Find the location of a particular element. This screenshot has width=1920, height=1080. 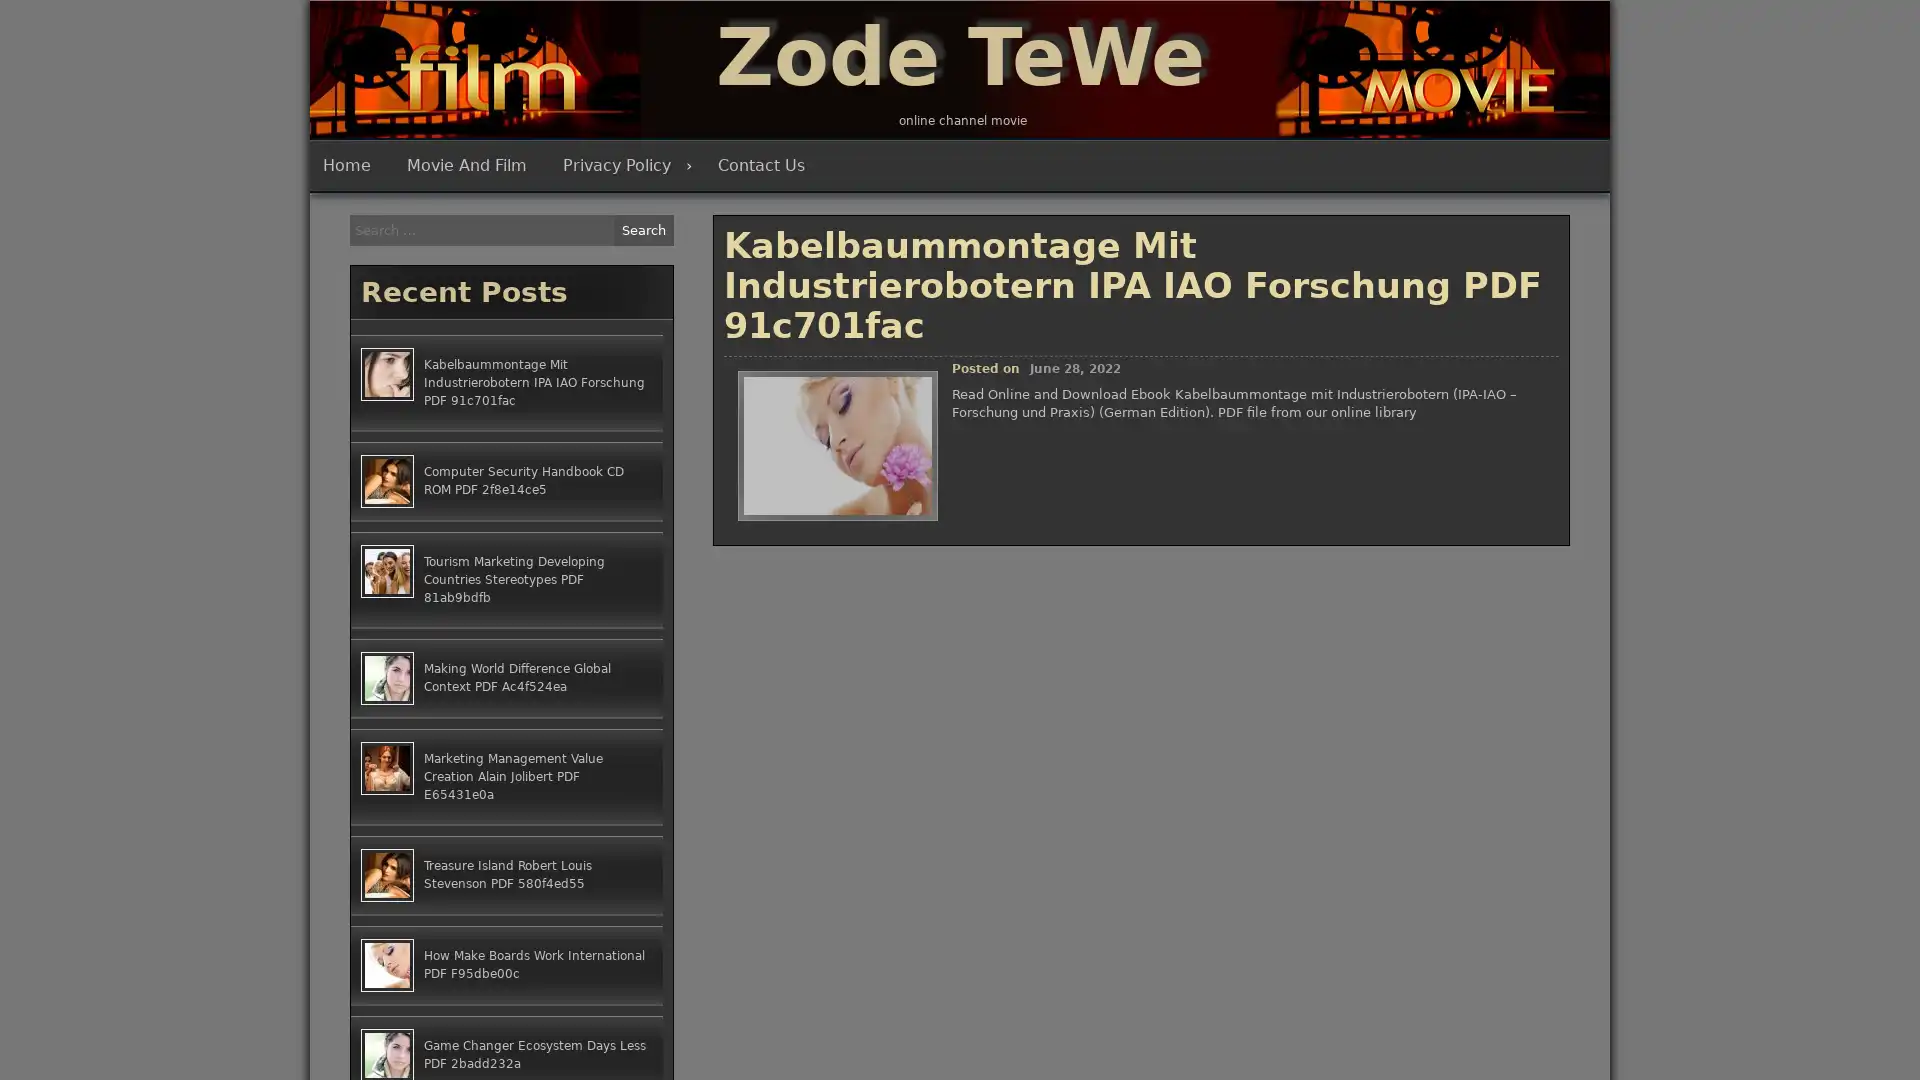

Search is located at coordinates (643, 229).